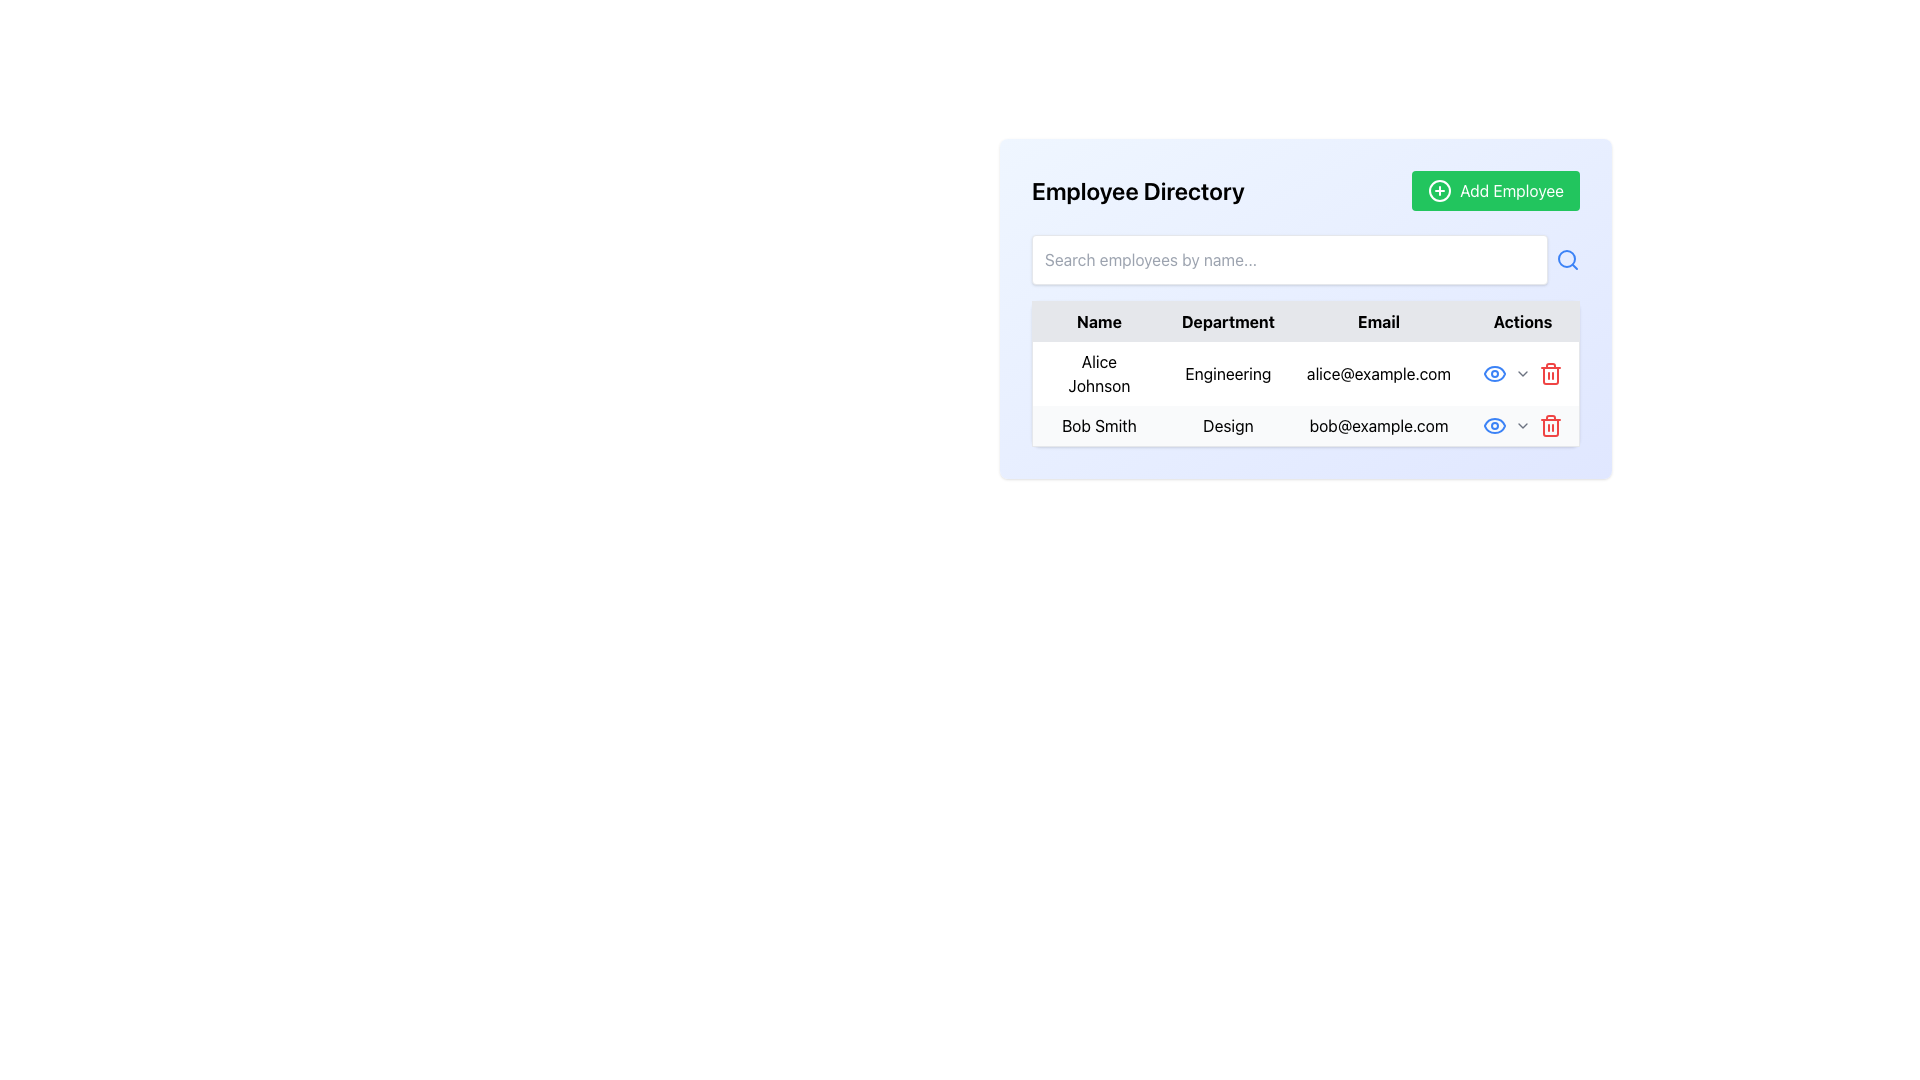  Describe the element at coordinates (1305, 191) in the screenshot. I see `the title 'Employee Directory'` at that location.